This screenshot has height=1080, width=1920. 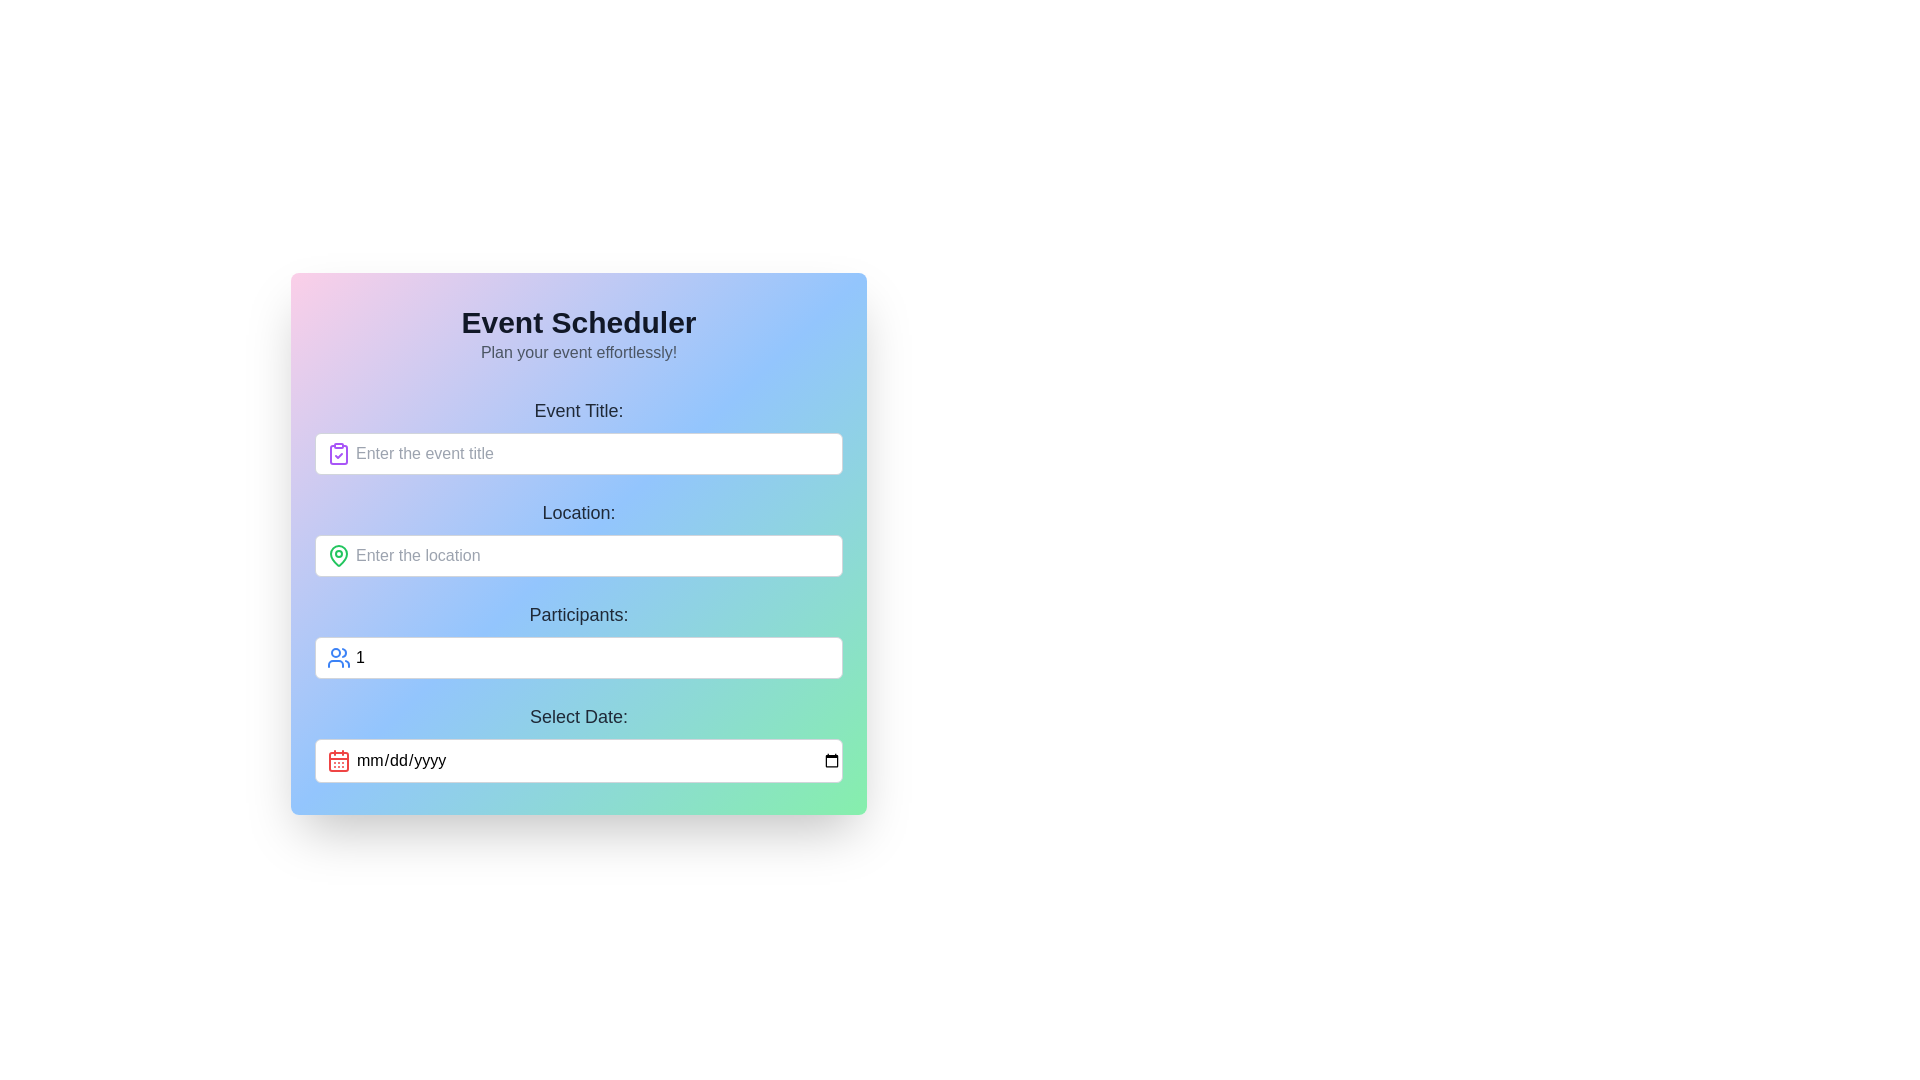 I want to click on the static text label reading 'Event Title:' which is positioned above the related text input field in the form interface, so click(x=578, y=434).